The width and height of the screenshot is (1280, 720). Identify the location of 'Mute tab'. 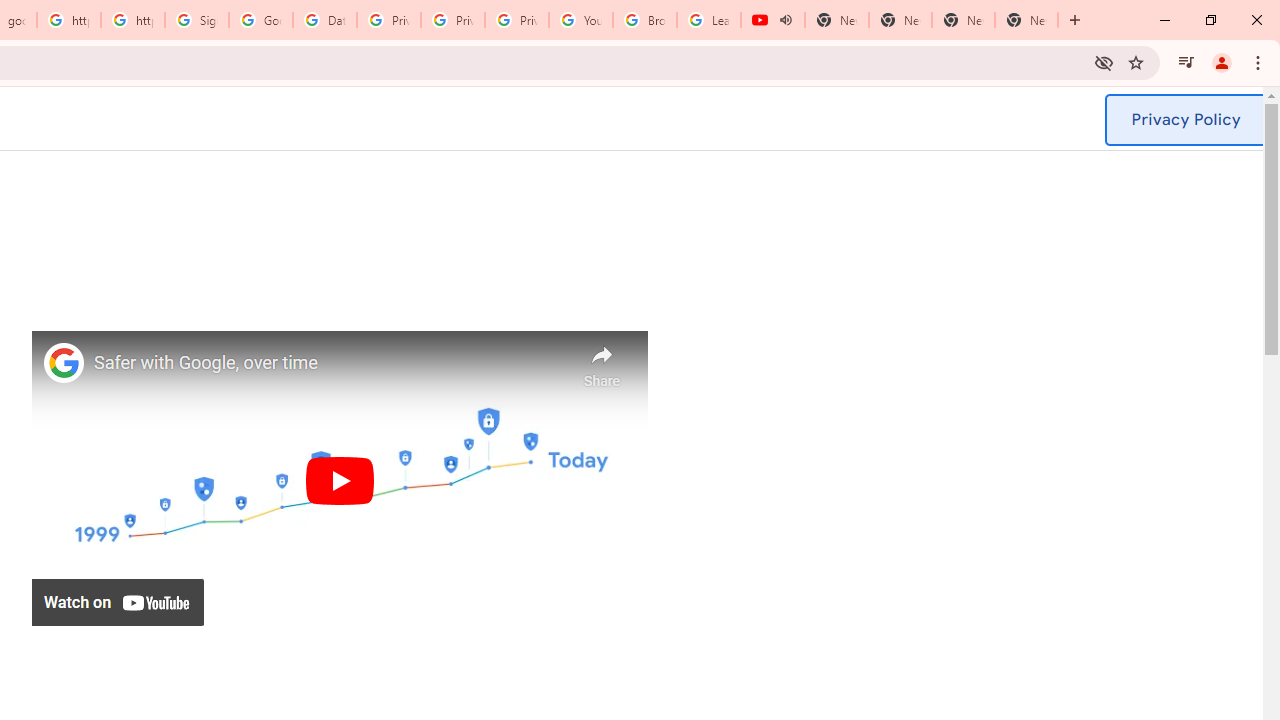
(784, 20).